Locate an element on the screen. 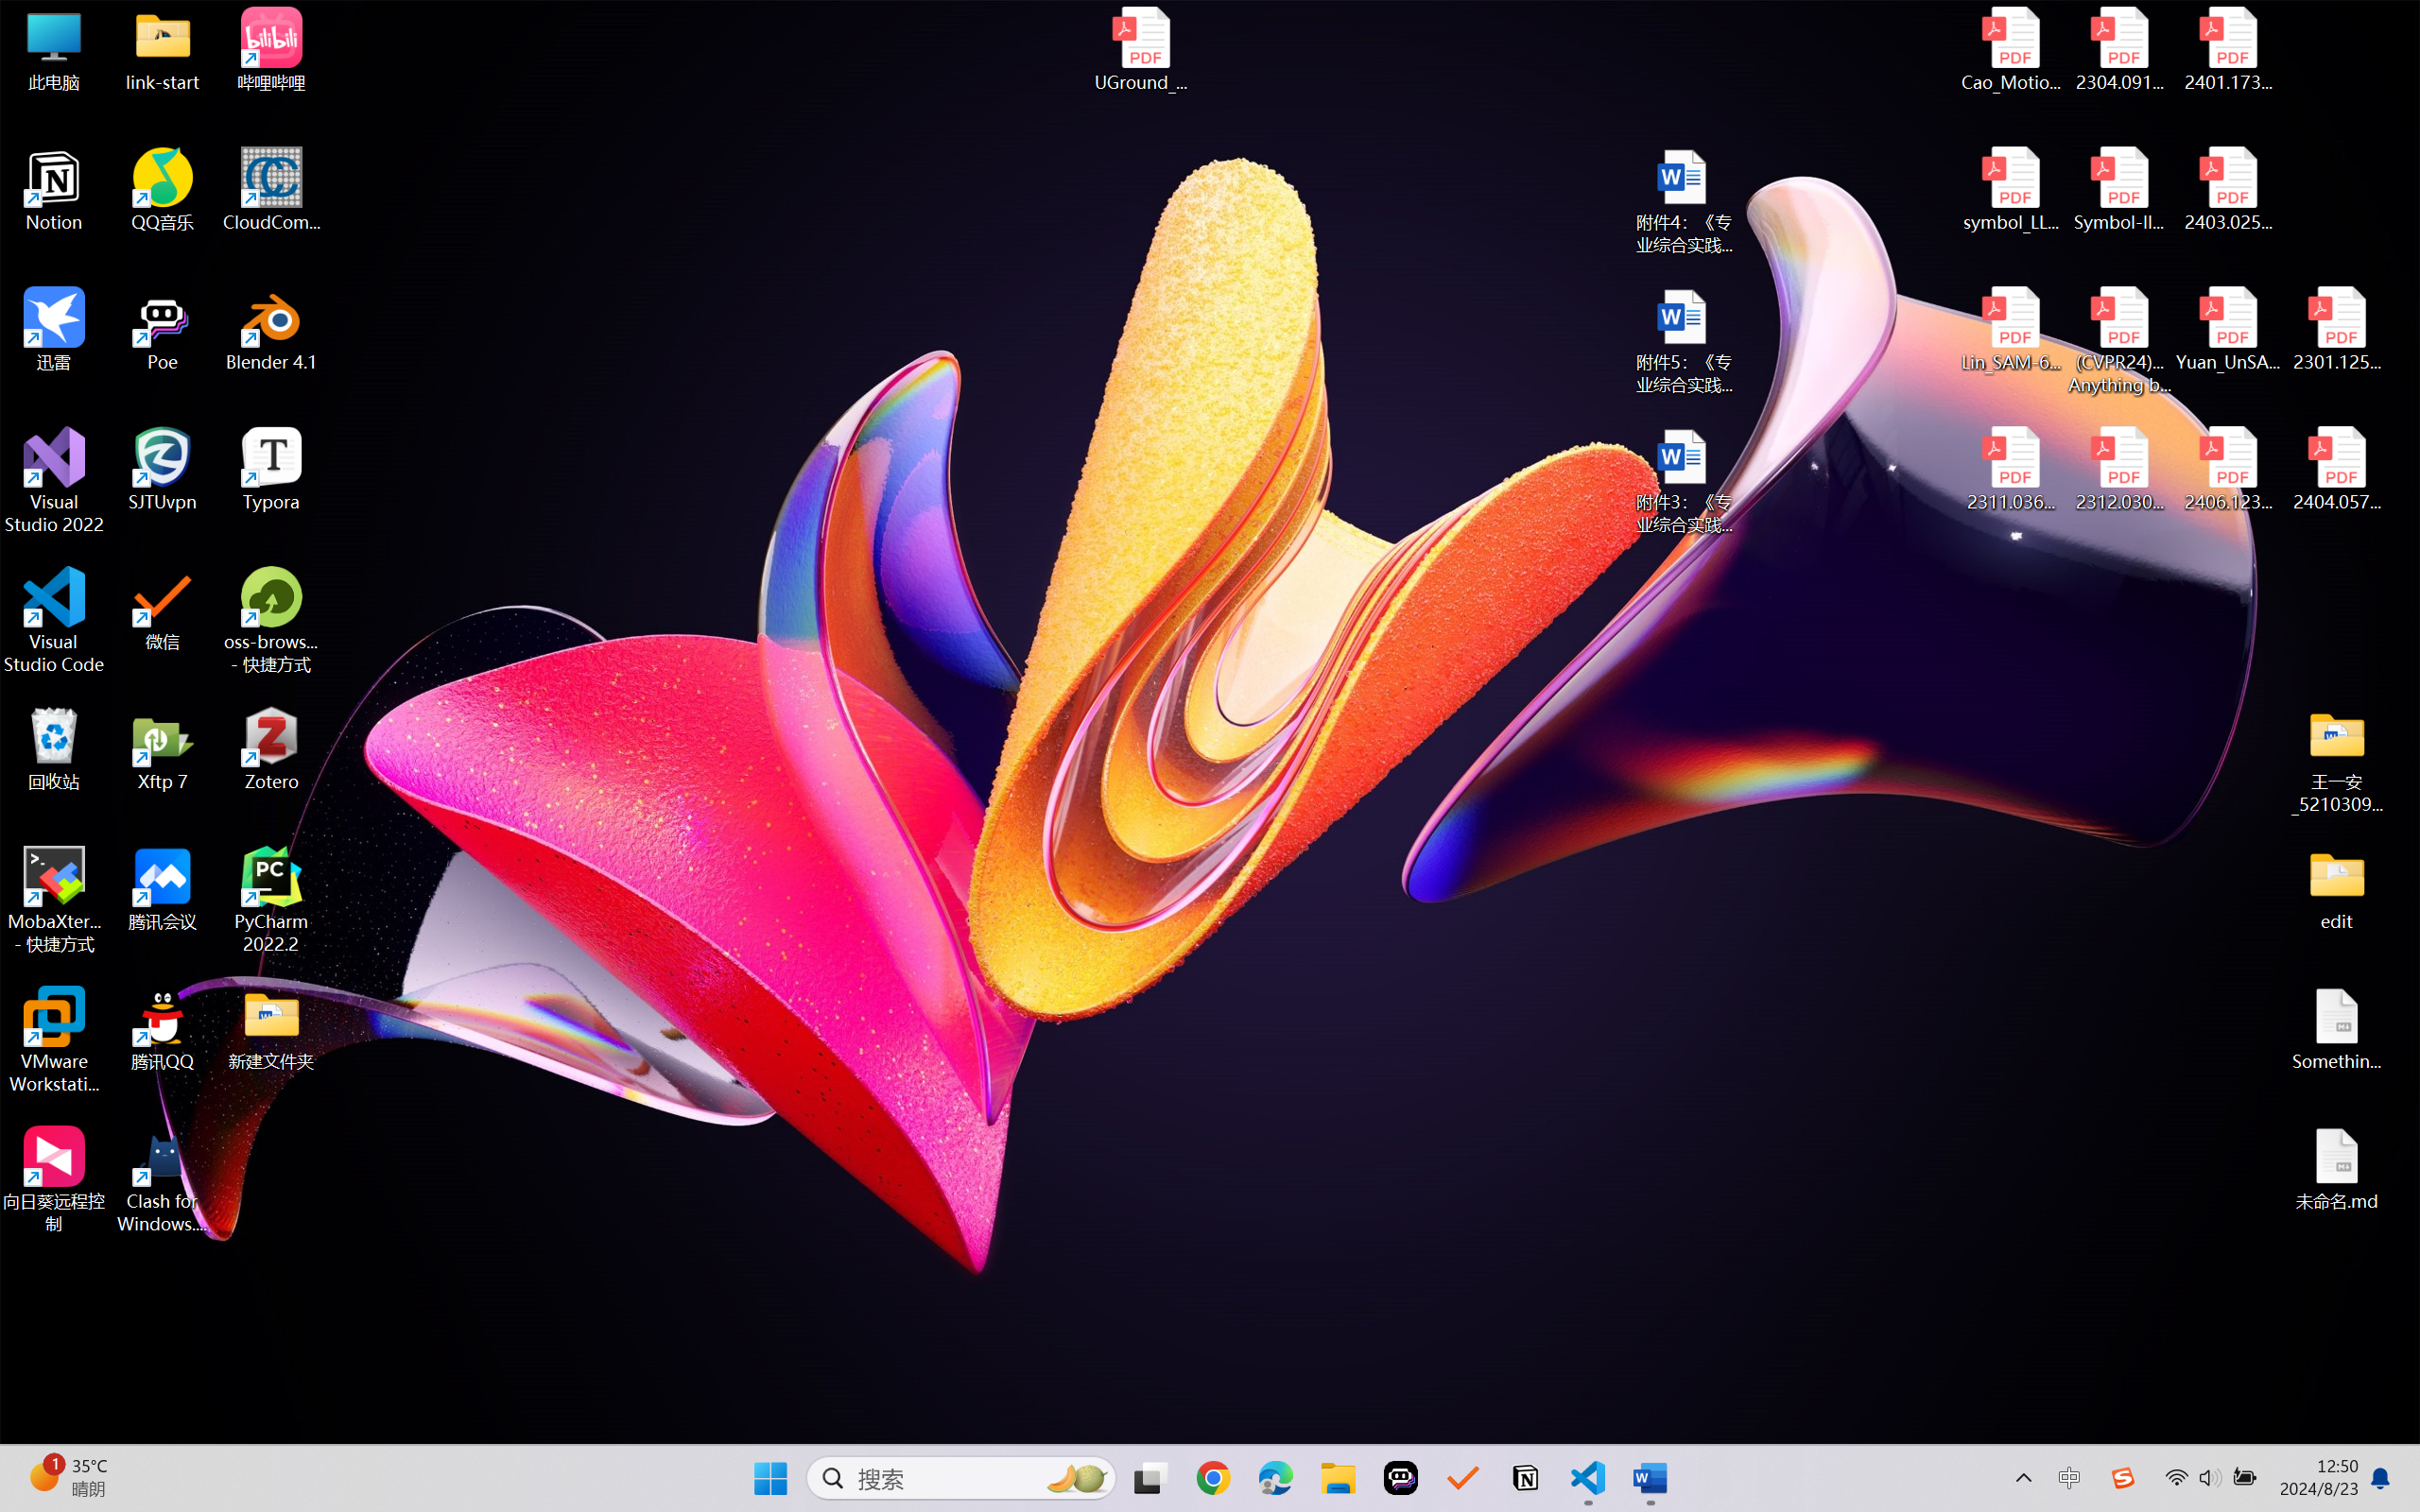 The height and width of the screenshot is (1512, 2420). '2301.12597v3.pdf' is located at coordinates (2335, 328).